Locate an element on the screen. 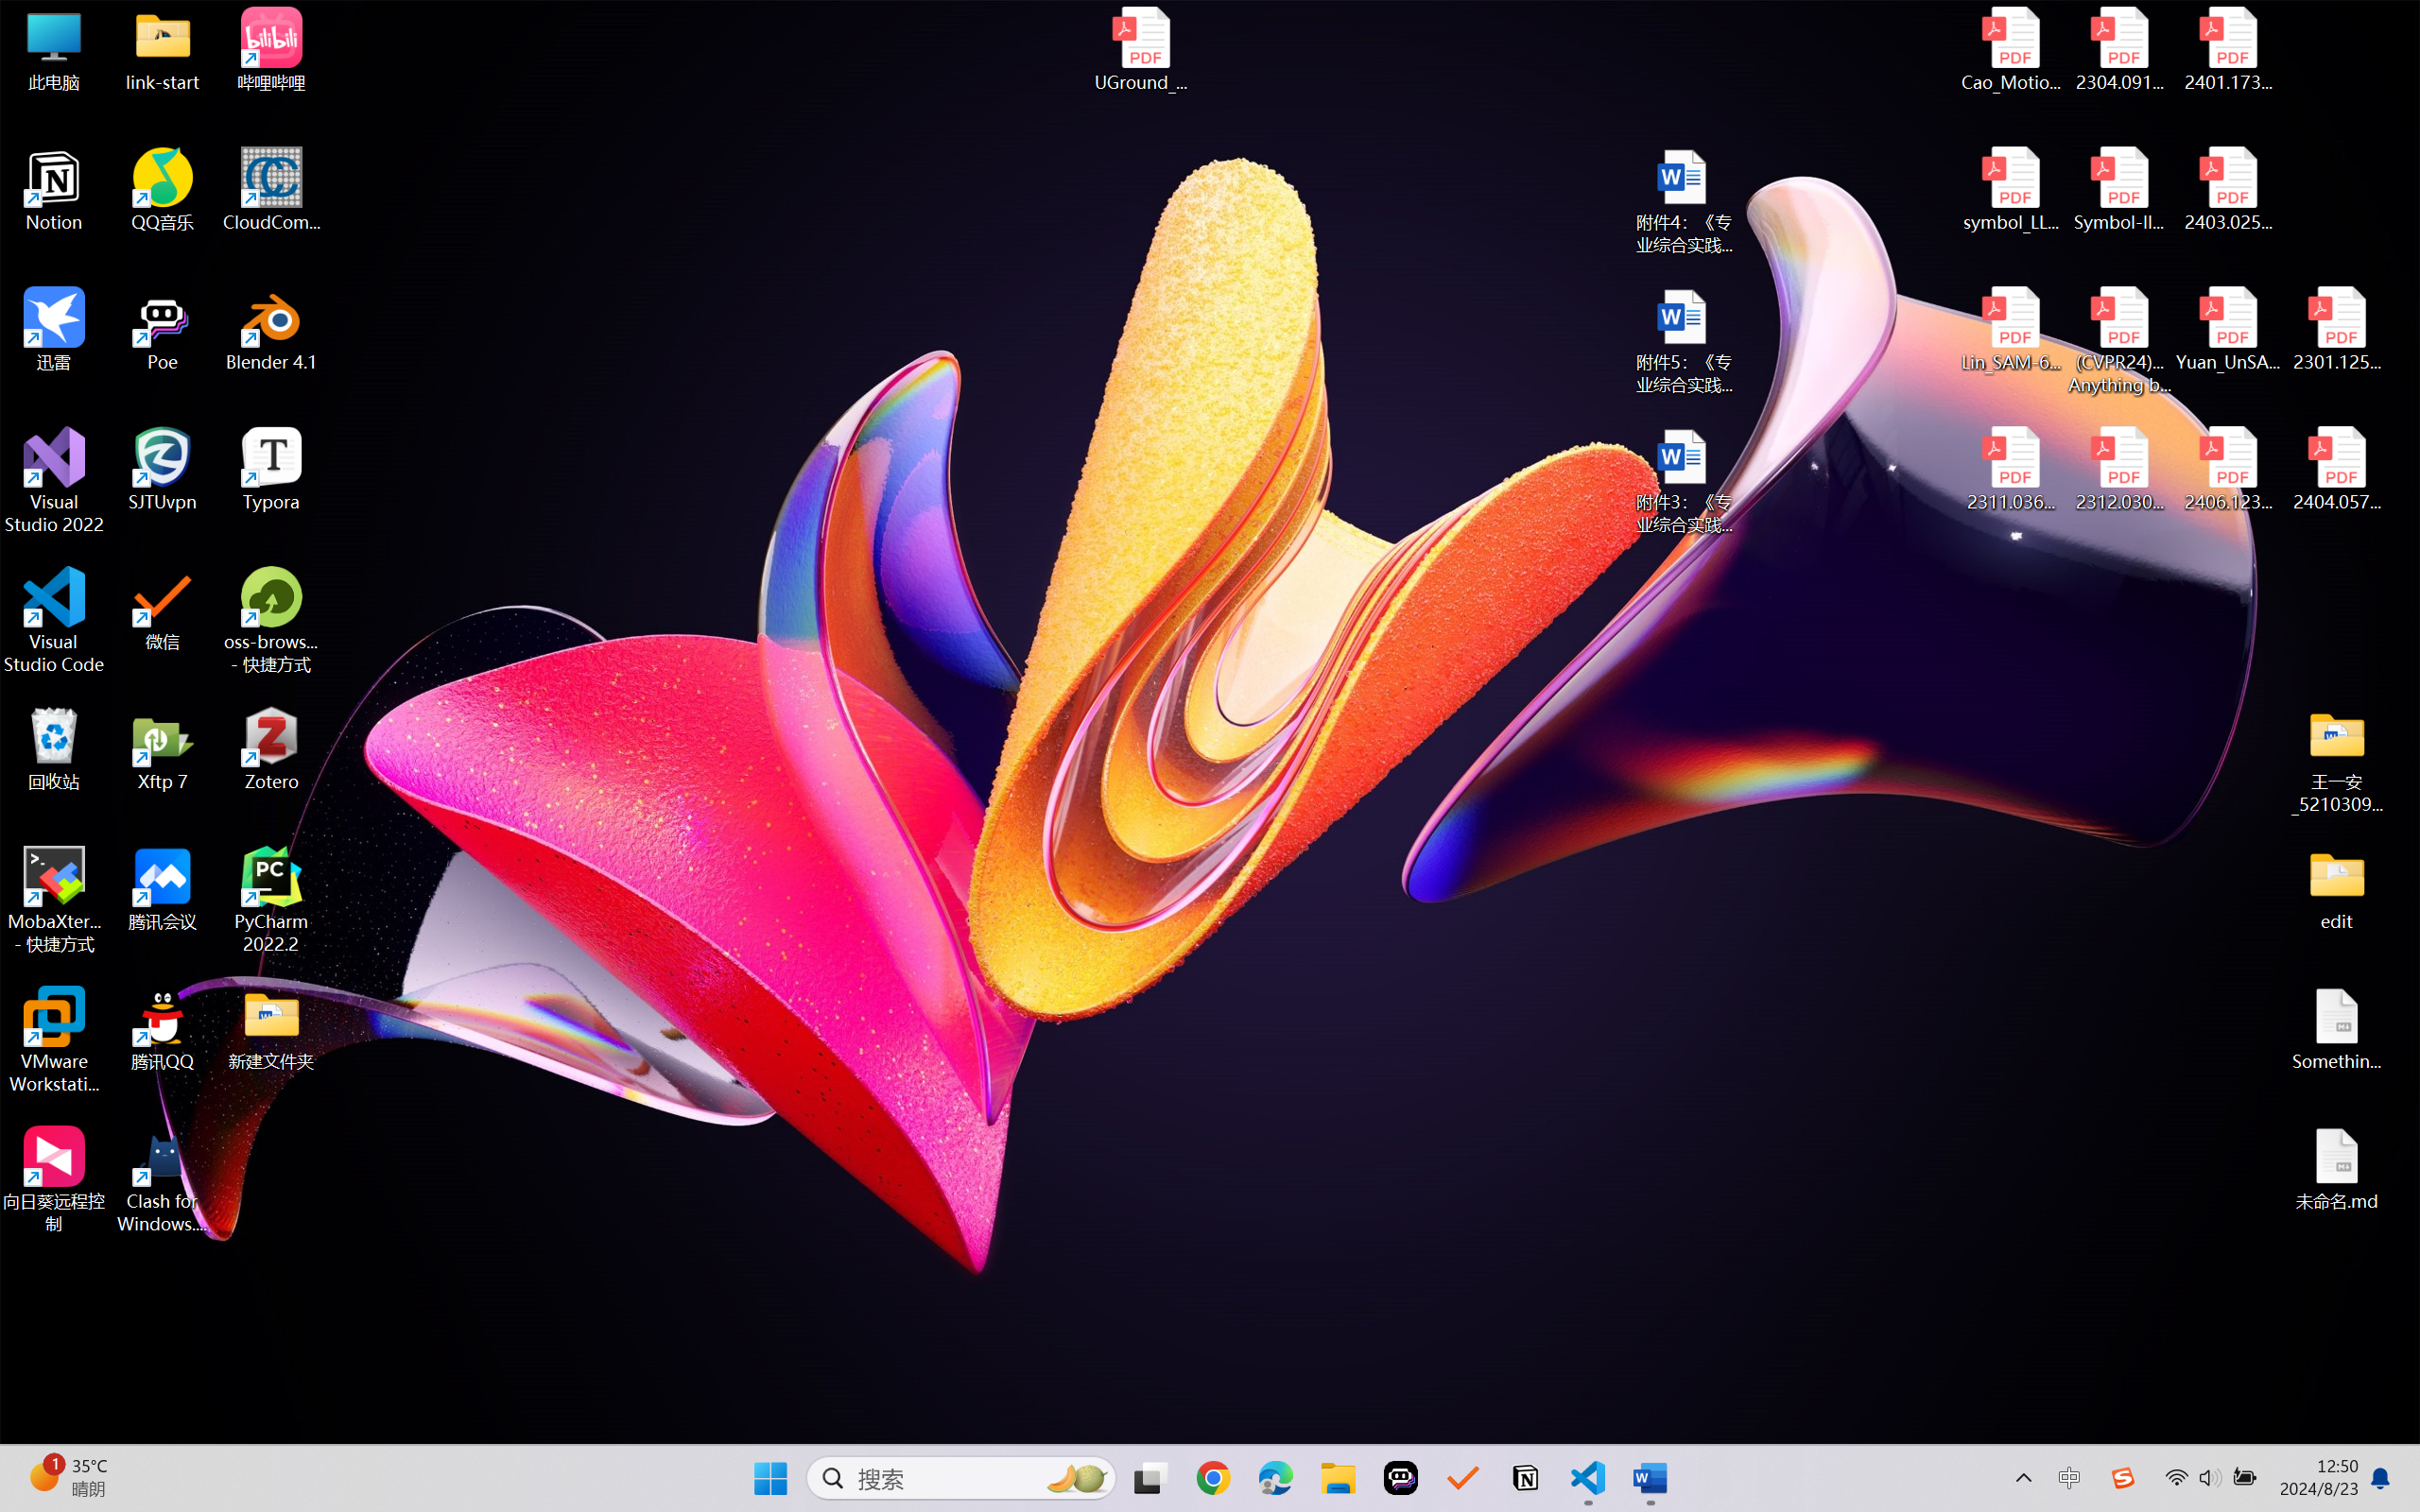 The height and width of the screenshot is (1512, 2420). '2301.12597v3.pdf' is located at coordinates (2335, 328).